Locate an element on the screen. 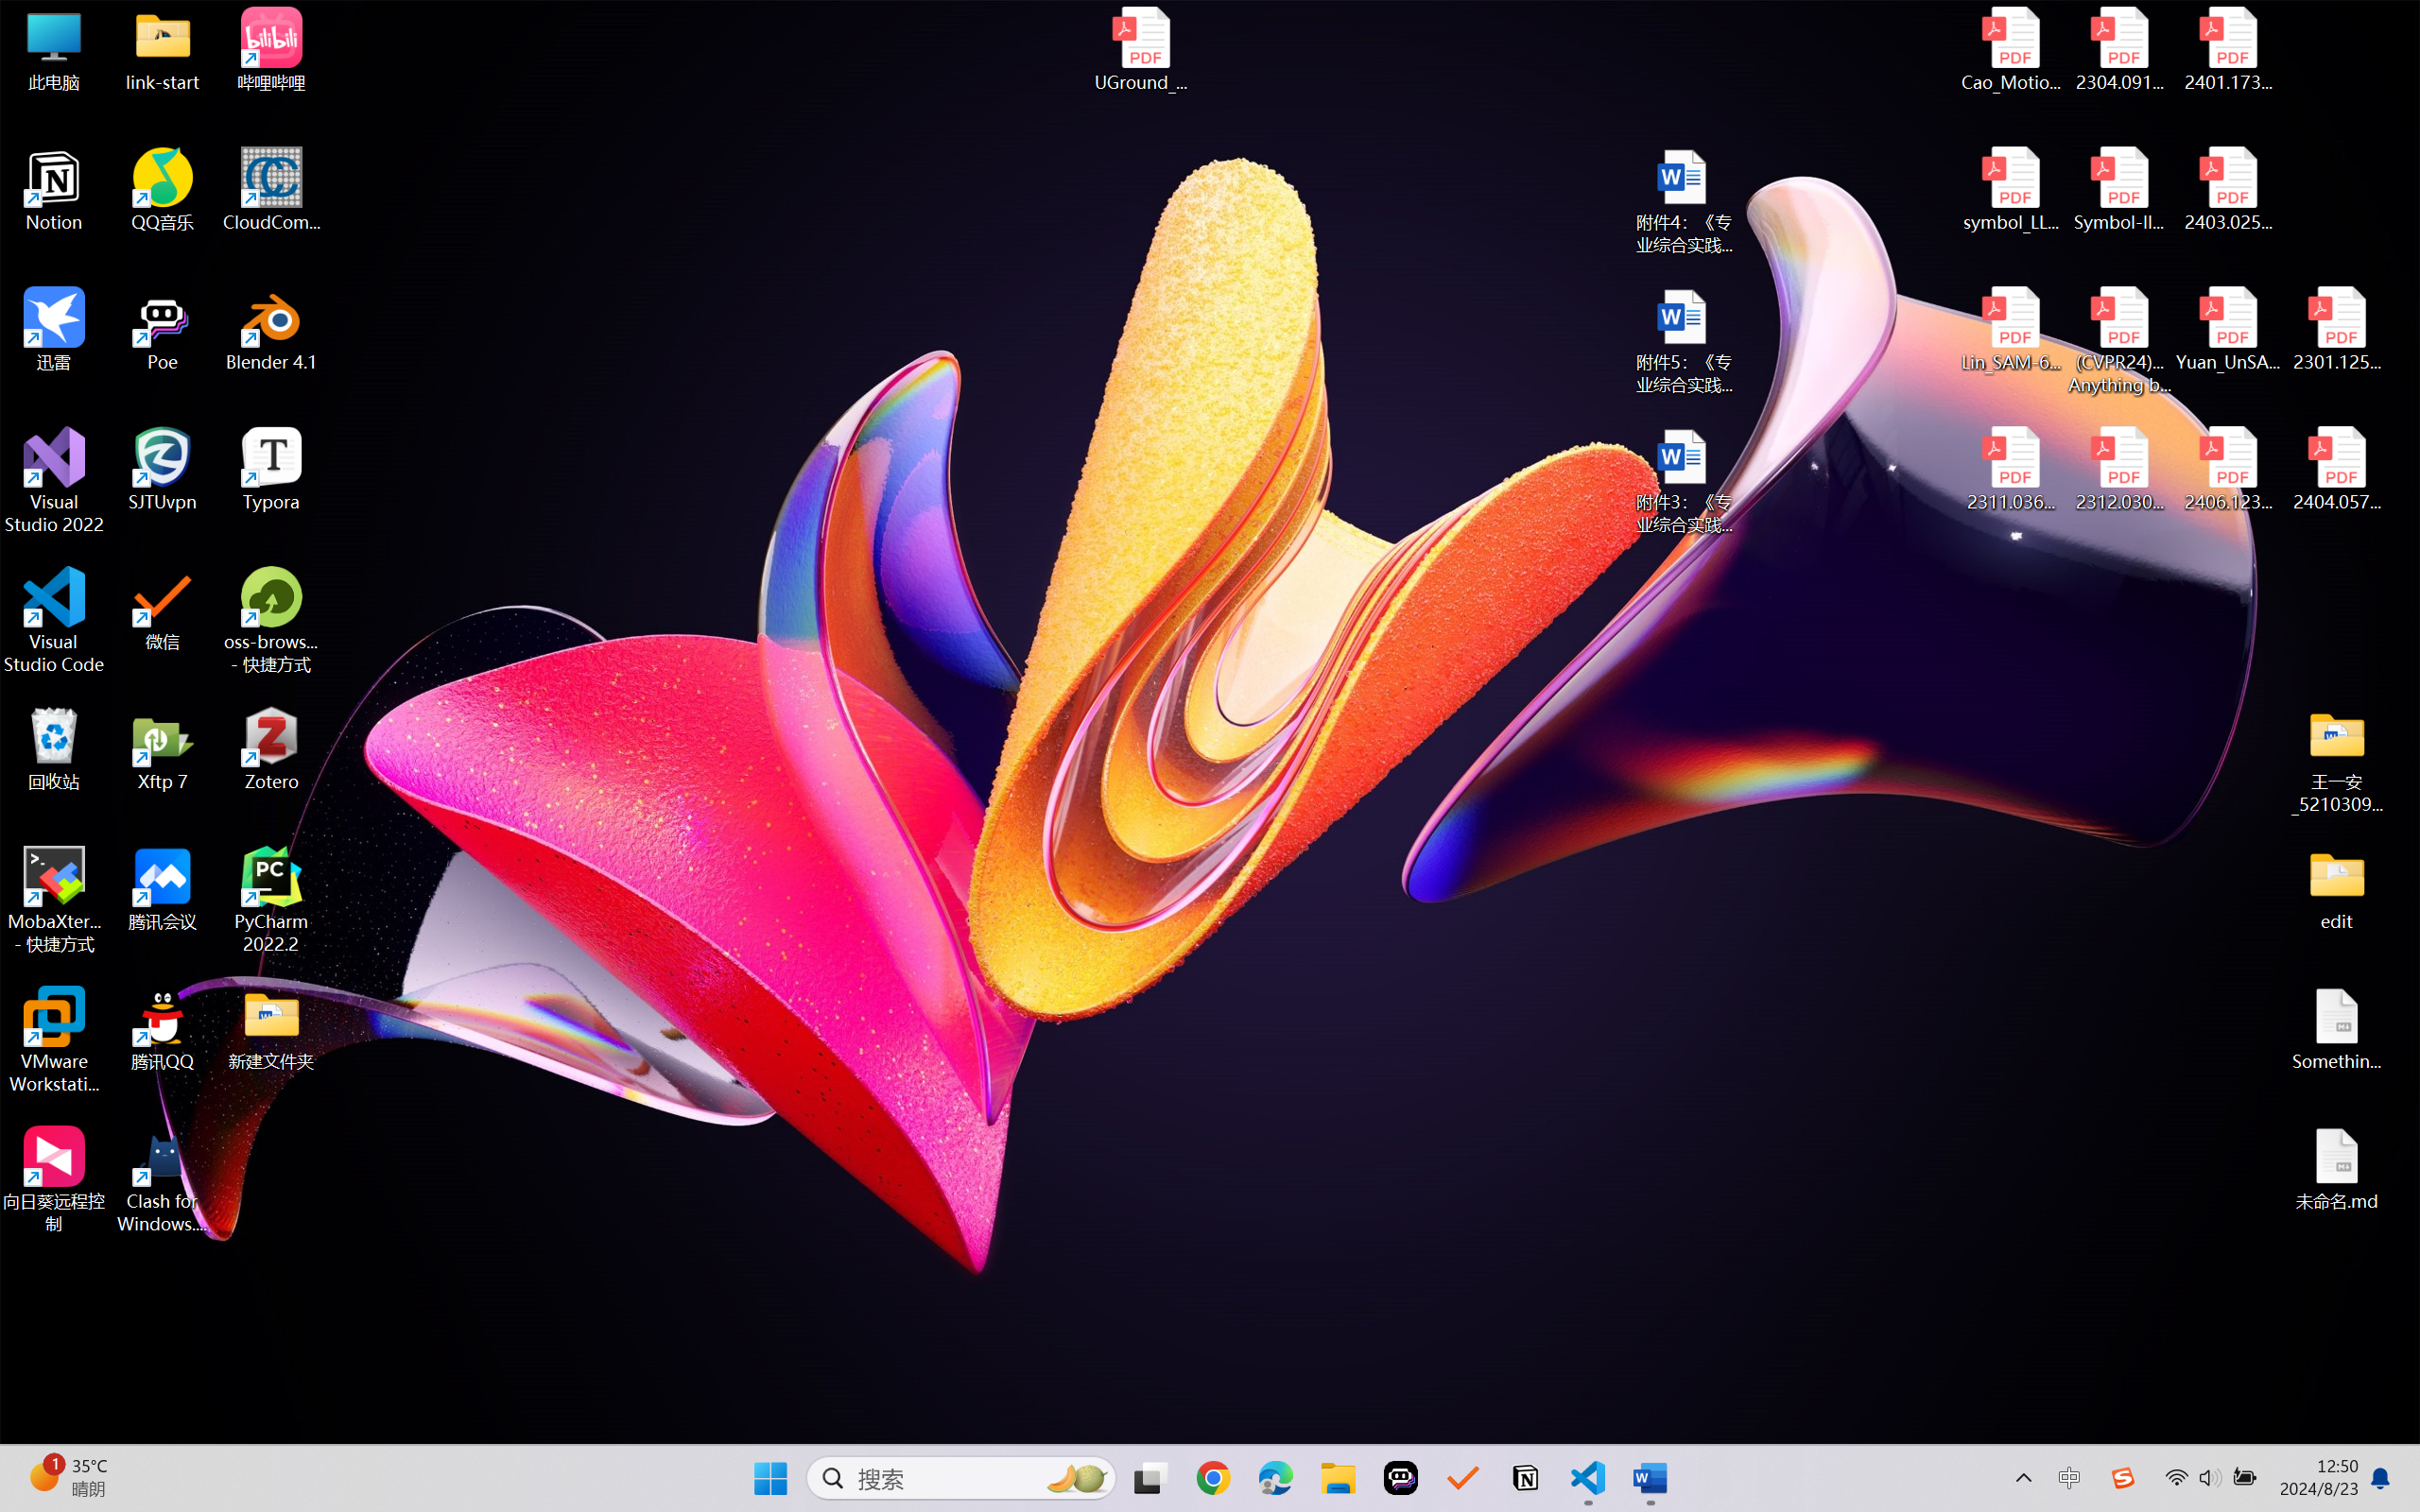 The height and width of the screenshot is (1512, 2420). '2301.12597v3.pdf' is located at coordinates (2335, 328).